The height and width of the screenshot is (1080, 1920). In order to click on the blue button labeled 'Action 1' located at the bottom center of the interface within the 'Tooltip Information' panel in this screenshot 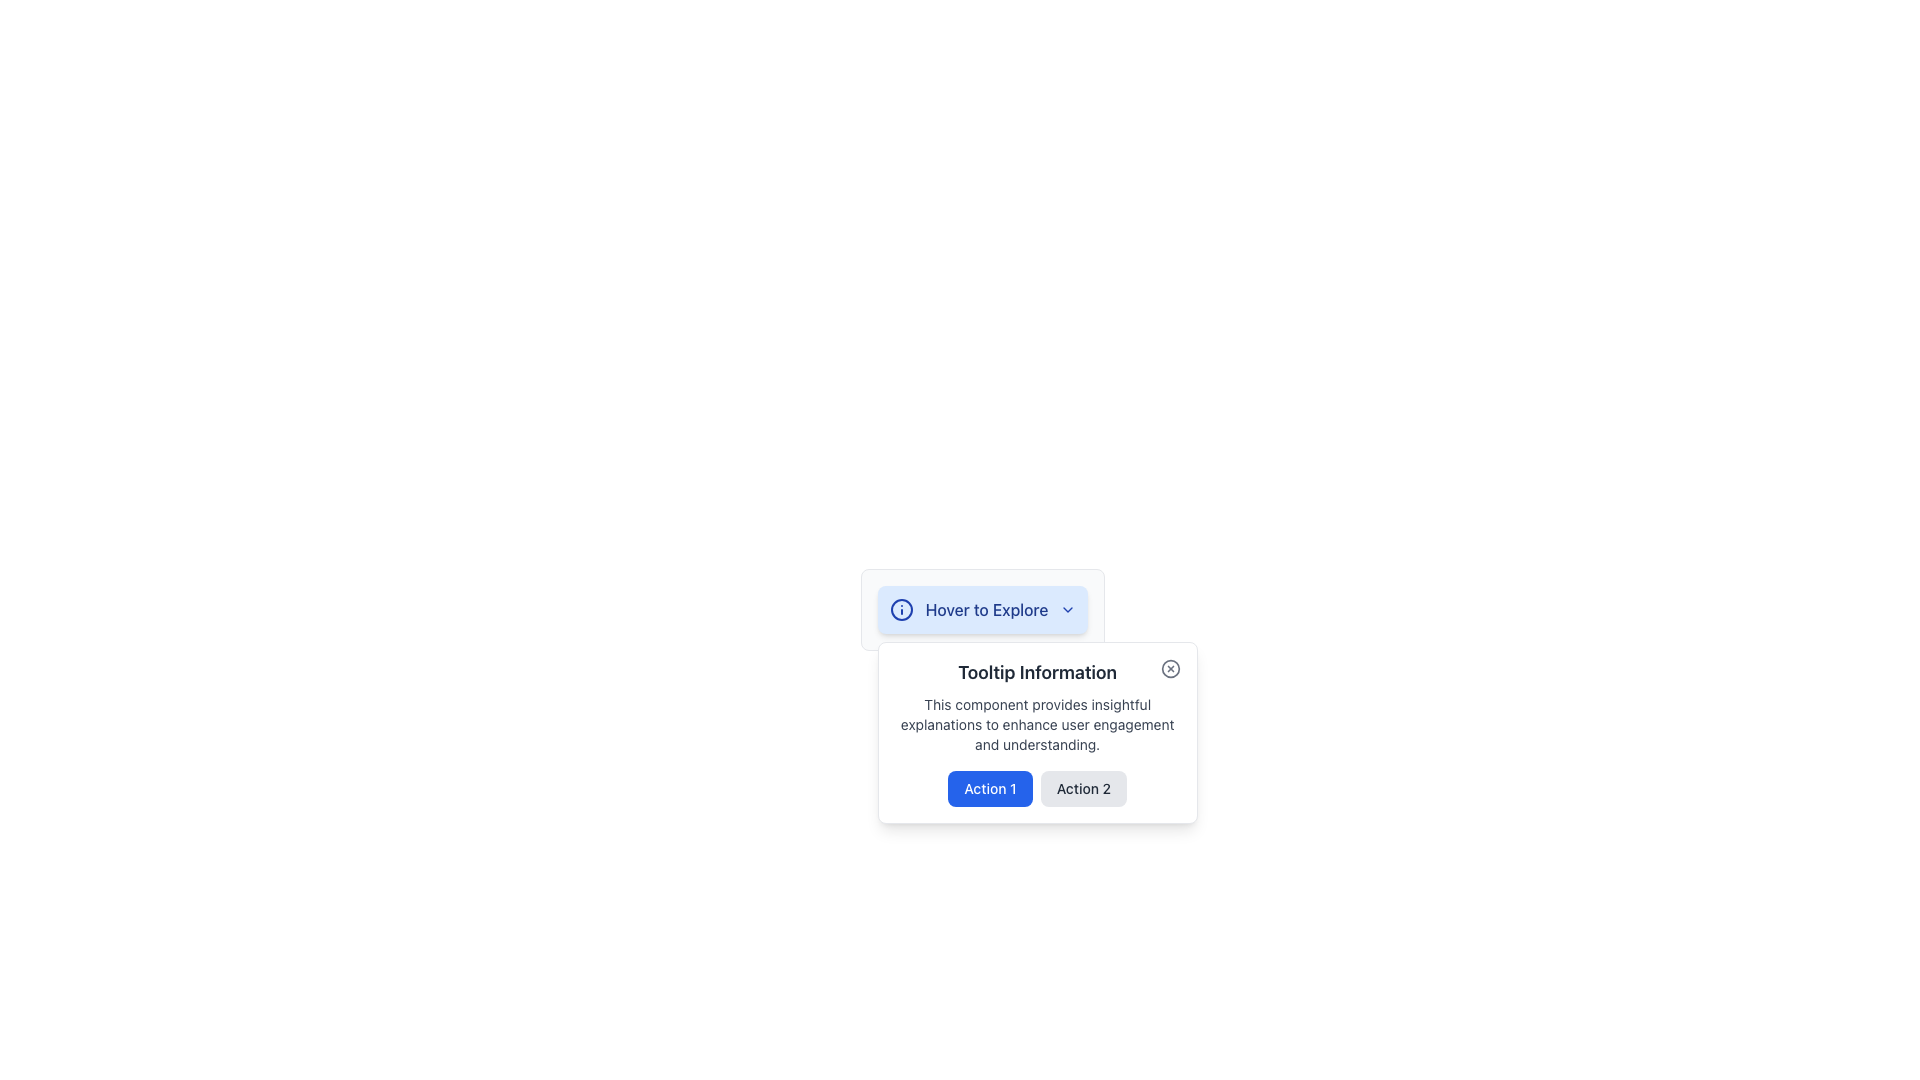, I will do `click(990, 788)`.